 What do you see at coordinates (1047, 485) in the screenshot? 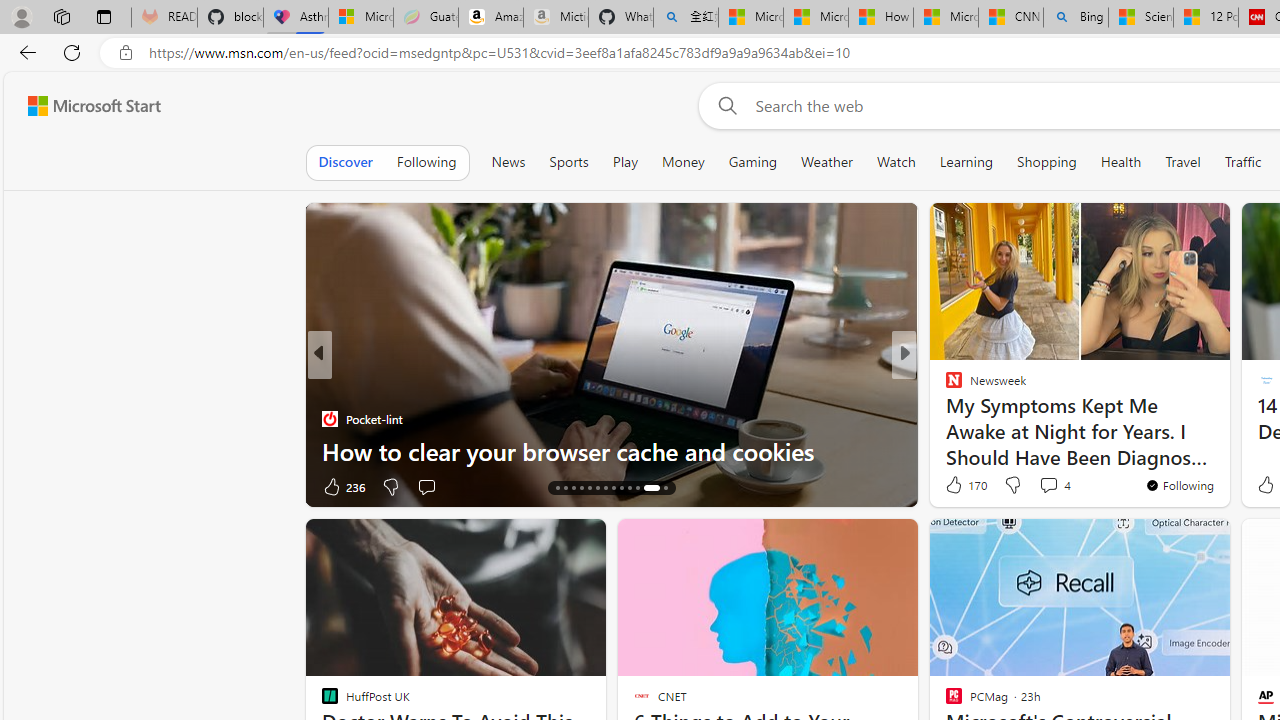
I see `'View comments 4 Comment'` at bounding box center [1047, 485].